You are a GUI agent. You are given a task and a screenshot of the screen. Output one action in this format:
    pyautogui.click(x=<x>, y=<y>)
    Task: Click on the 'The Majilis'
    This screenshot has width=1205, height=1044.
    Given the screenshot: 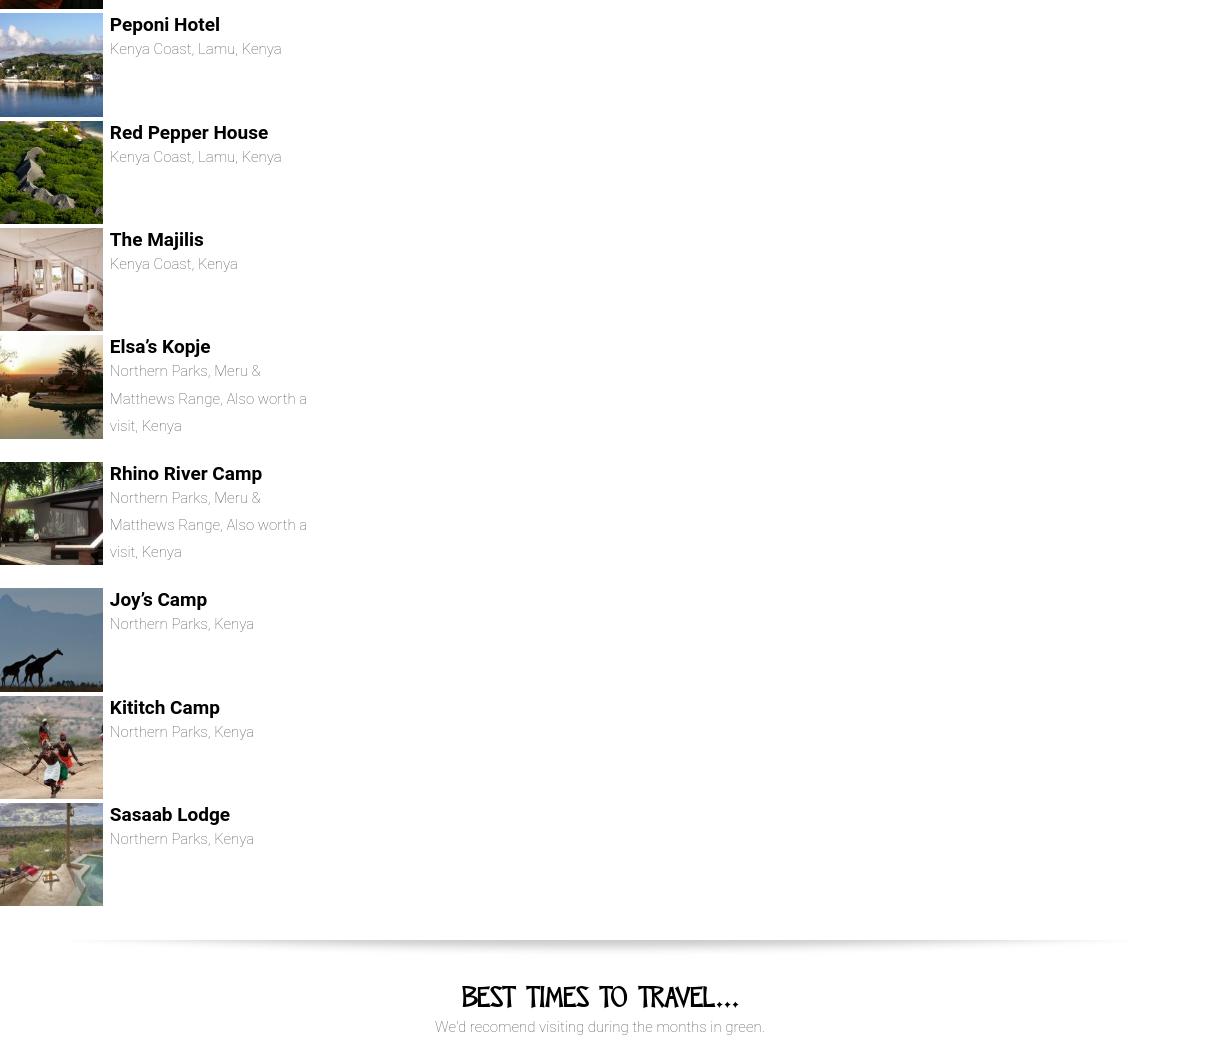 What is the action you would take?
    pyautogui.click(x=155, y=239)
    